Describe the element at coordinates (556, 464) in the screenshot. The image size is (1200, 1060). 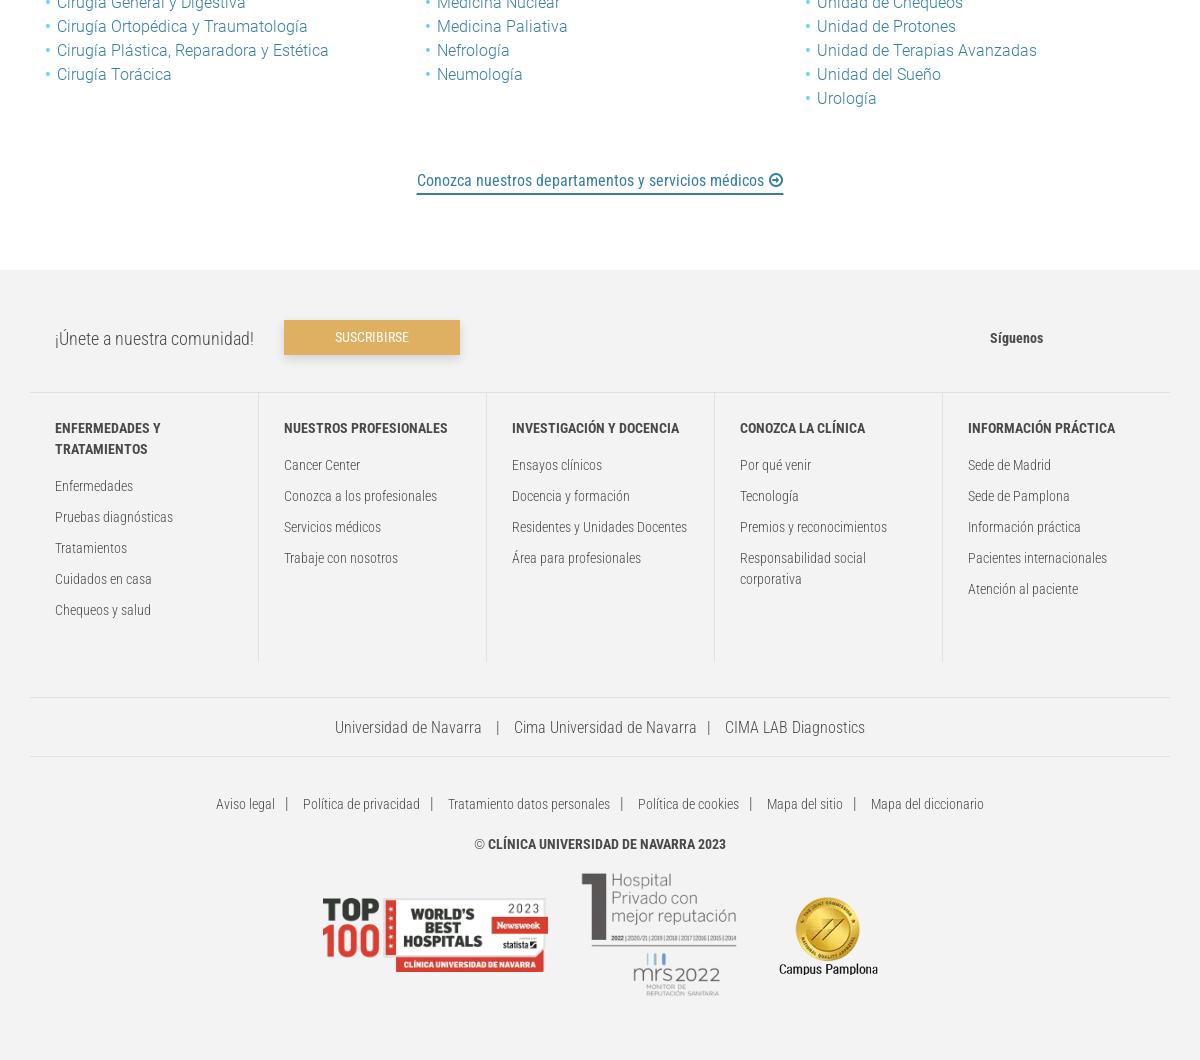
I see `'Ensayos clínicos'` at that location.